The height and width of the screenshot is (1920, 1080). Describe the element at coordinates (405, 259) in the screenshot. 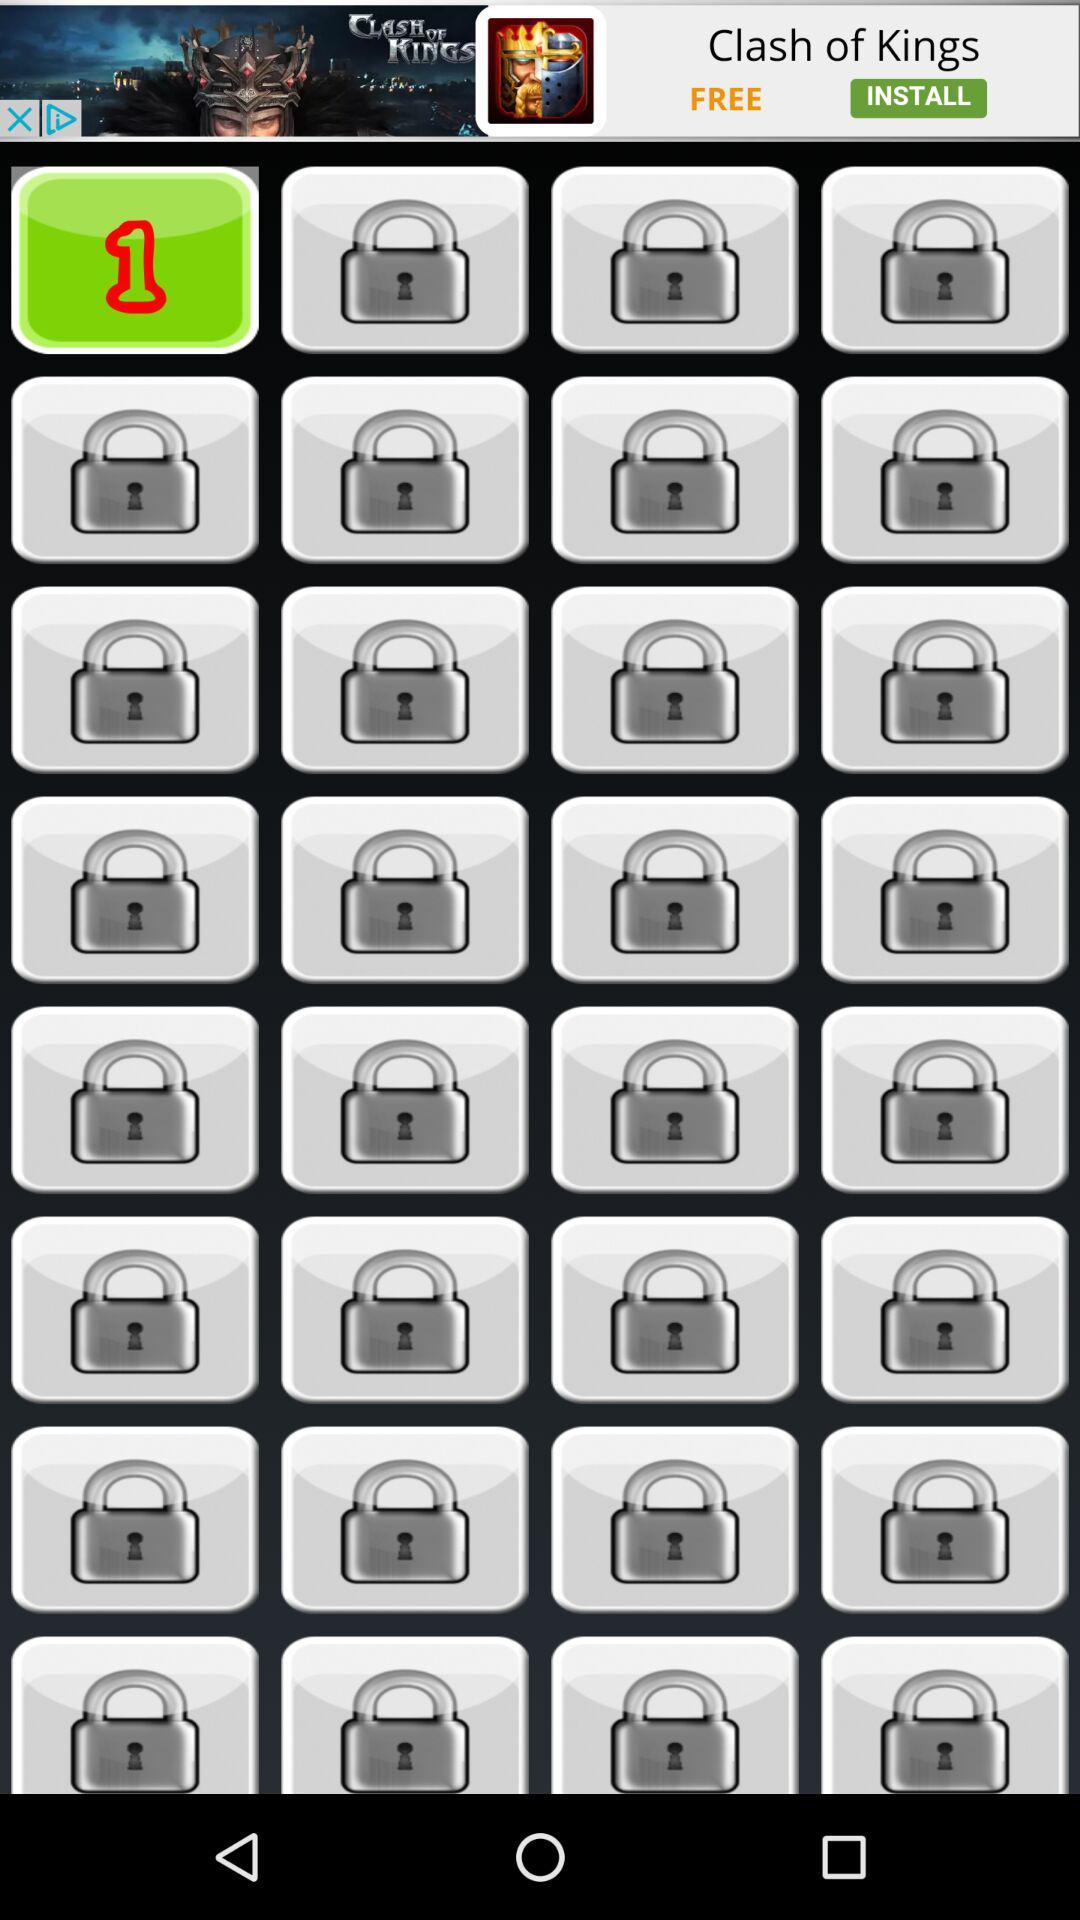

I see `open the locked box` at that location.